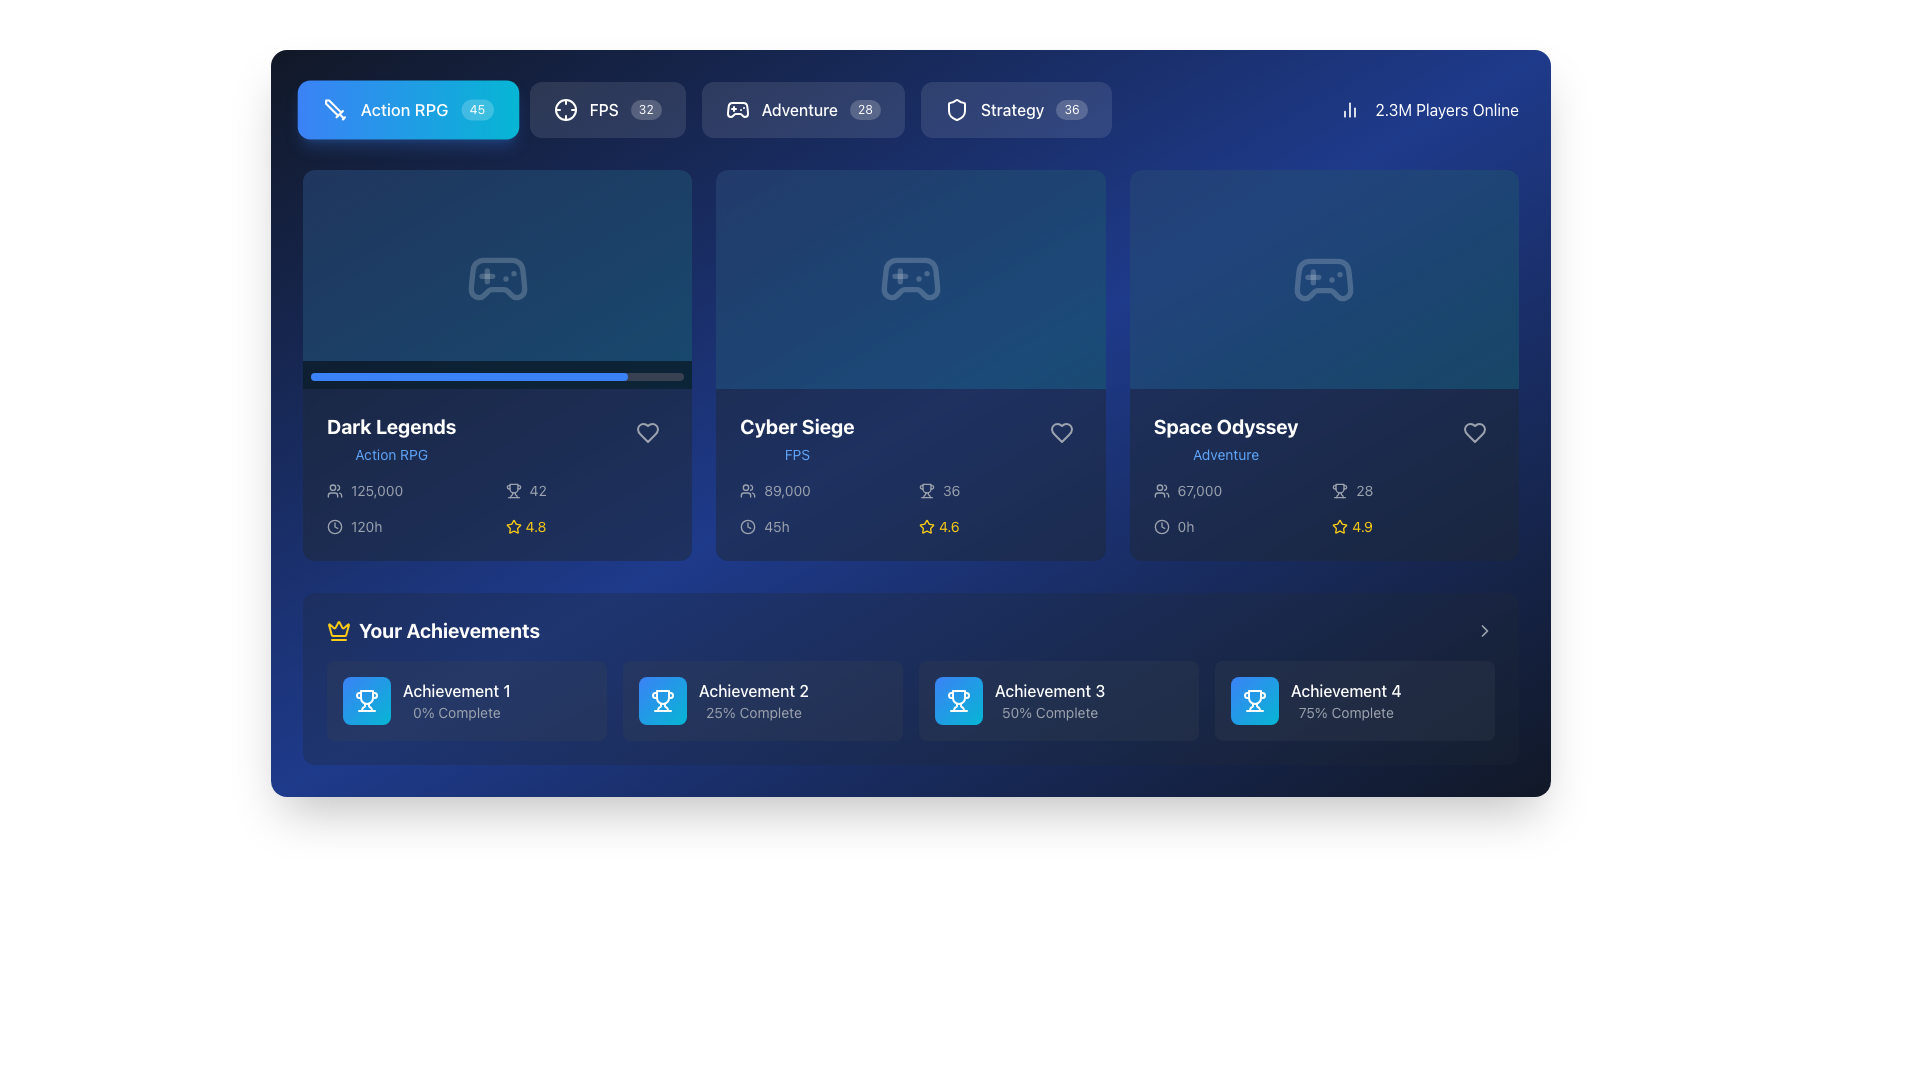 The height and width of the screenshot is (1080, 1920). I want to click on the progress level of the progress bar located at the bottom of the 'Dark Legends' game card, which visually represents a completion percentage, so click(468, 377).